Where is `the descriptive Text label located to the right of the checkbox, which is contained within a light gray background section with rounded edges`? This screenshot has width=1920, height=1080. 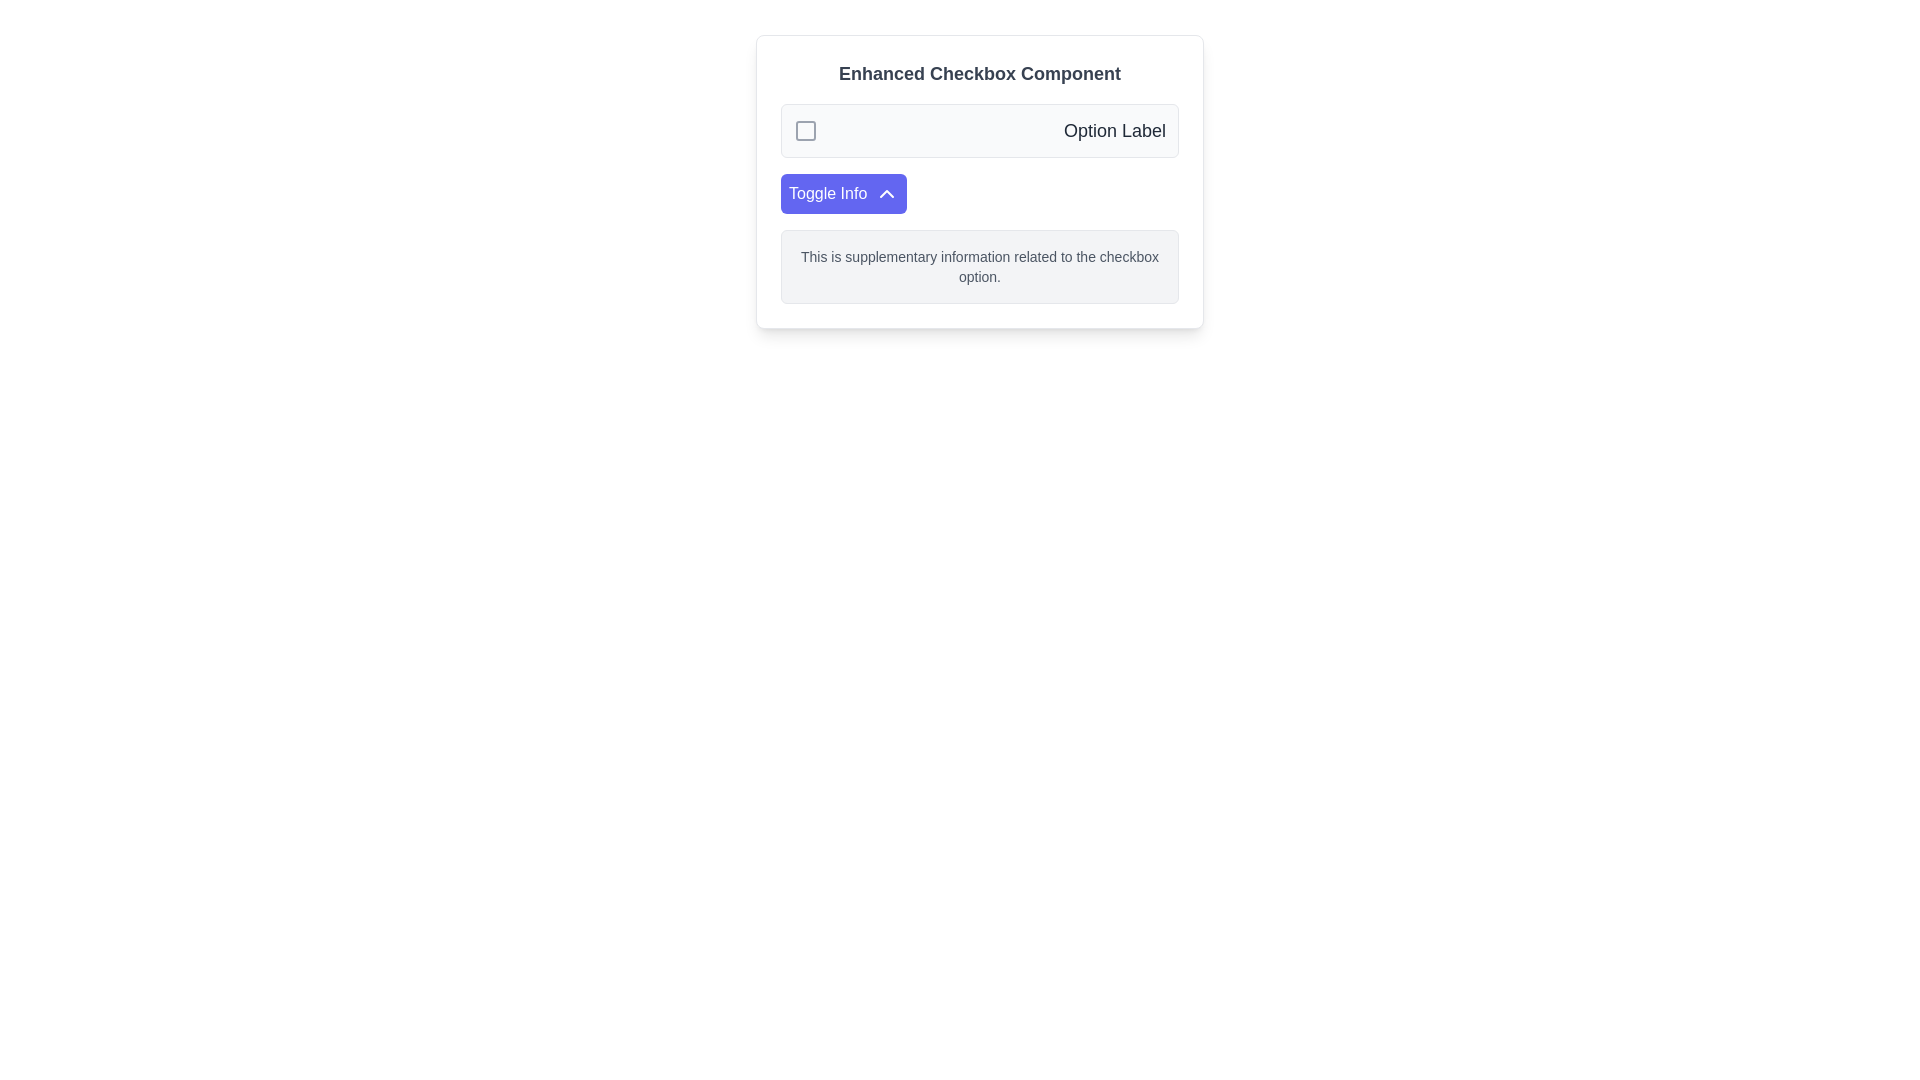 the descriptive Text label located to the right of the checkbox, which is contained within a light gray background section with rounded edges is located at coordinates (1113, 131).